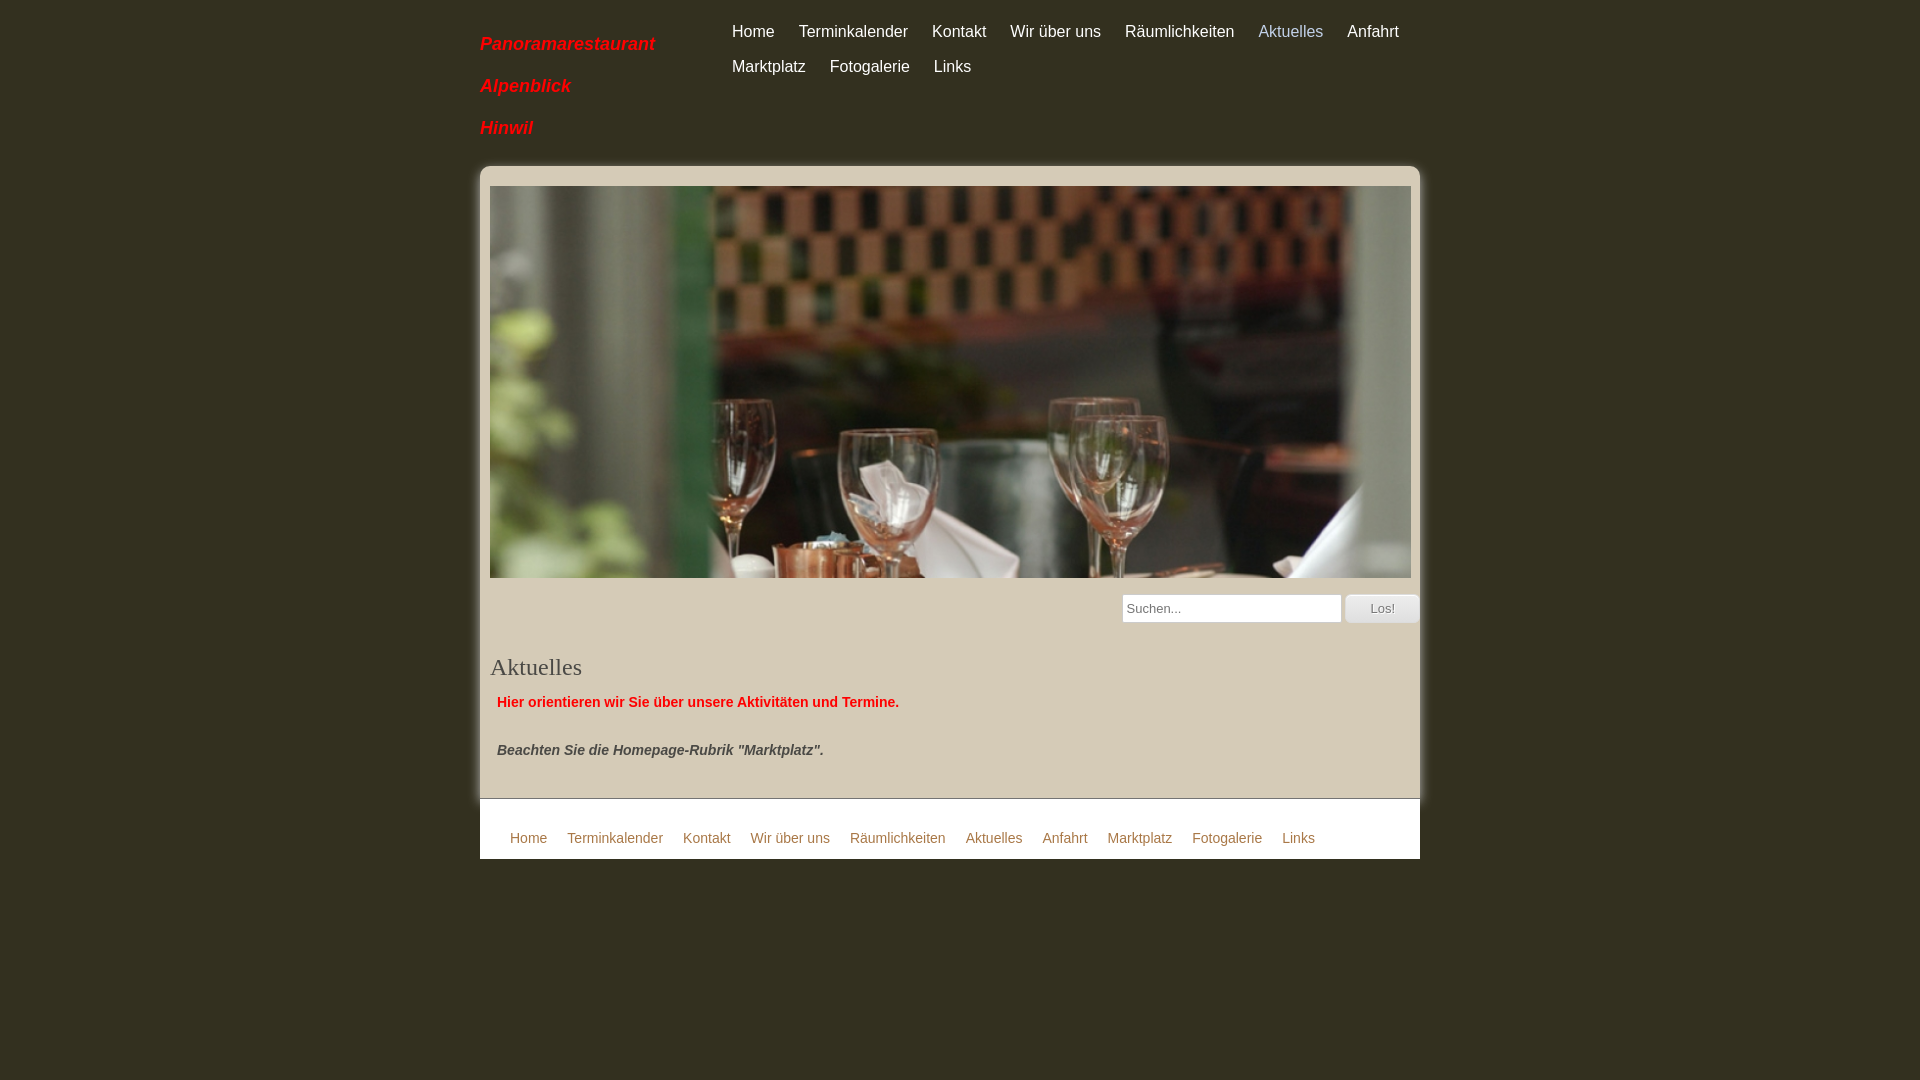 This screenshot has width=1920, height=1080. Describe the element at coordinates (1381, 607) in the screenshot. I see `'Los!'` at that location.